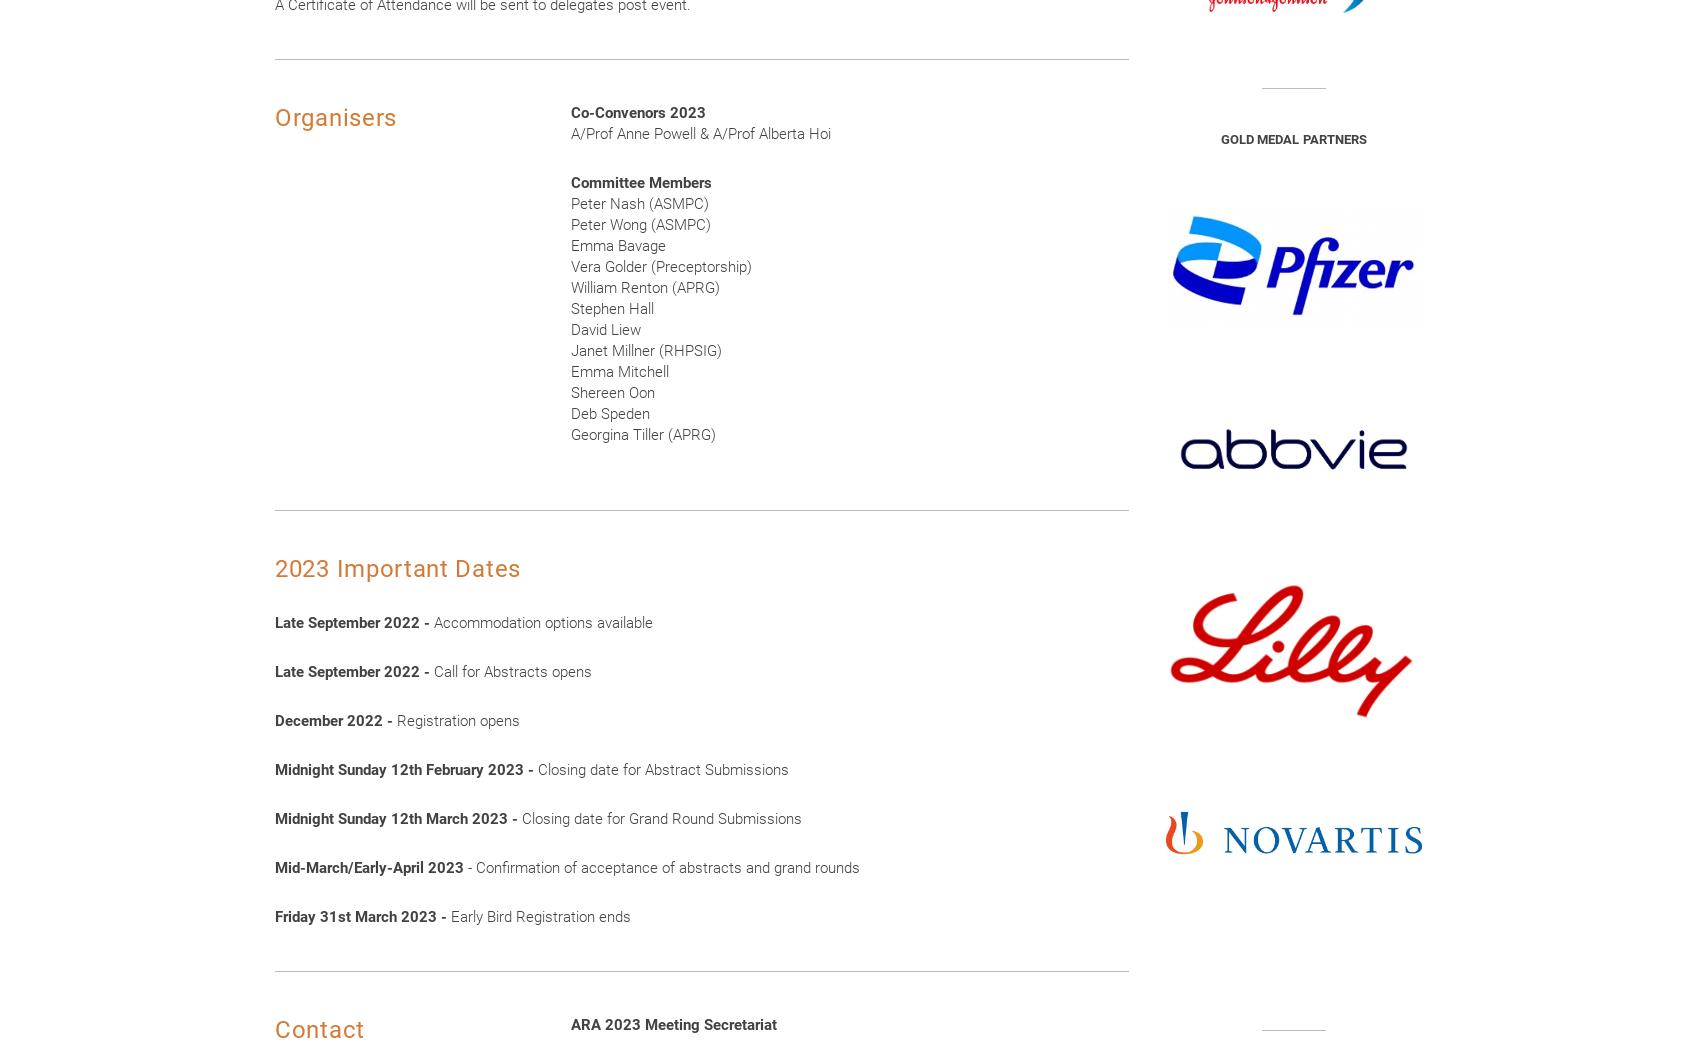 The width and height of the screenshot is (1700, 1059). Describe the element at coordinates (468, 867) in the screenshot. I see `'- Confirmation of acceptance of abstracts and grand rounds'` at that location.